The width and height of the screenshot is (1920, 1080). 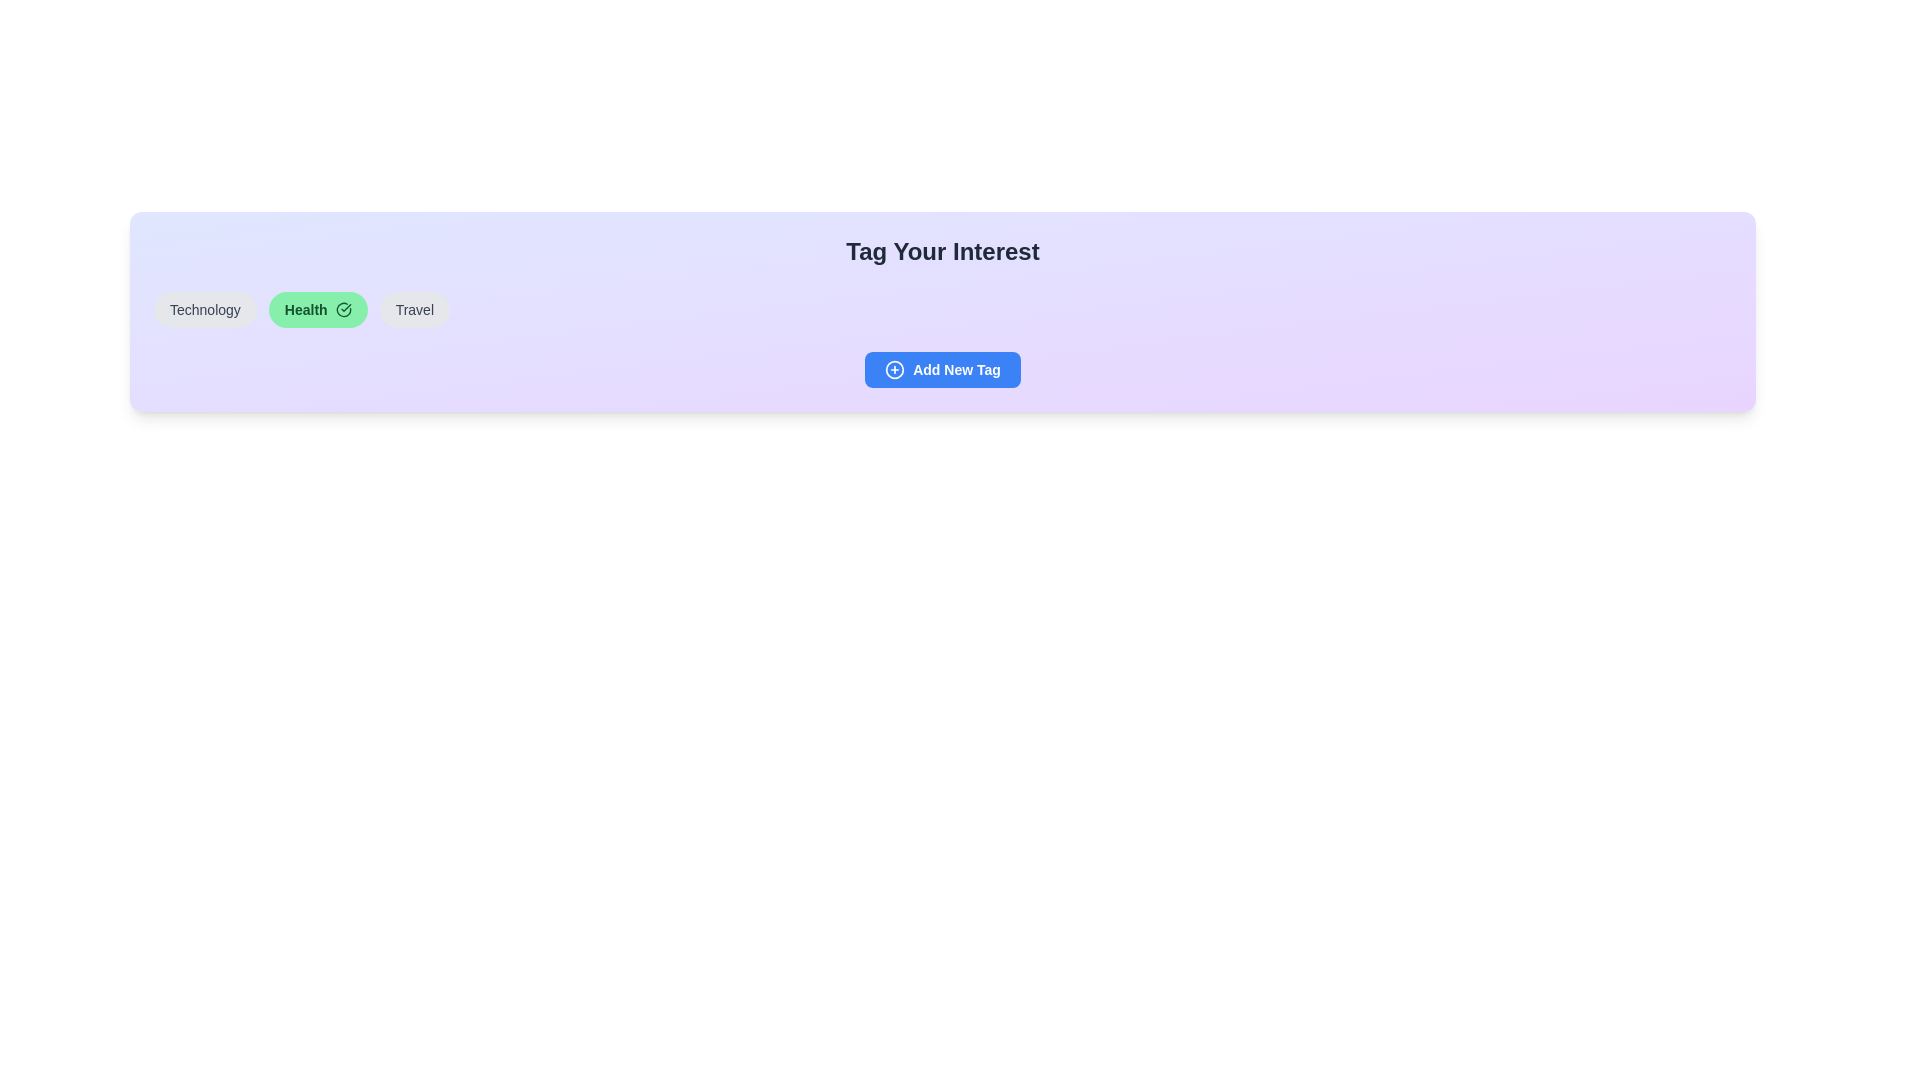 I want to click on the 'Add Tag' button located below the 'Tag Your Interest' section, so click(x=941, y=370).